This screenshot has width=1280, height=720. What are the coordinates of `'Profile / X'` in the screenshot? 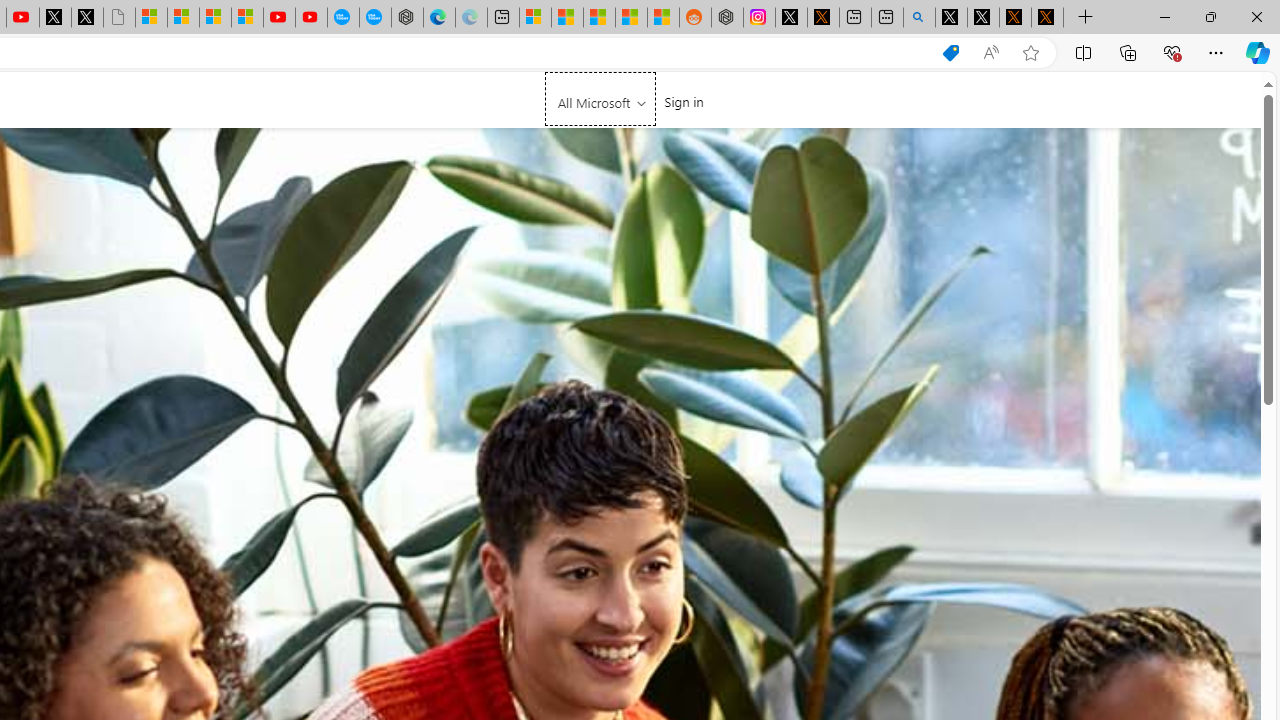 It's located at (950, 17).